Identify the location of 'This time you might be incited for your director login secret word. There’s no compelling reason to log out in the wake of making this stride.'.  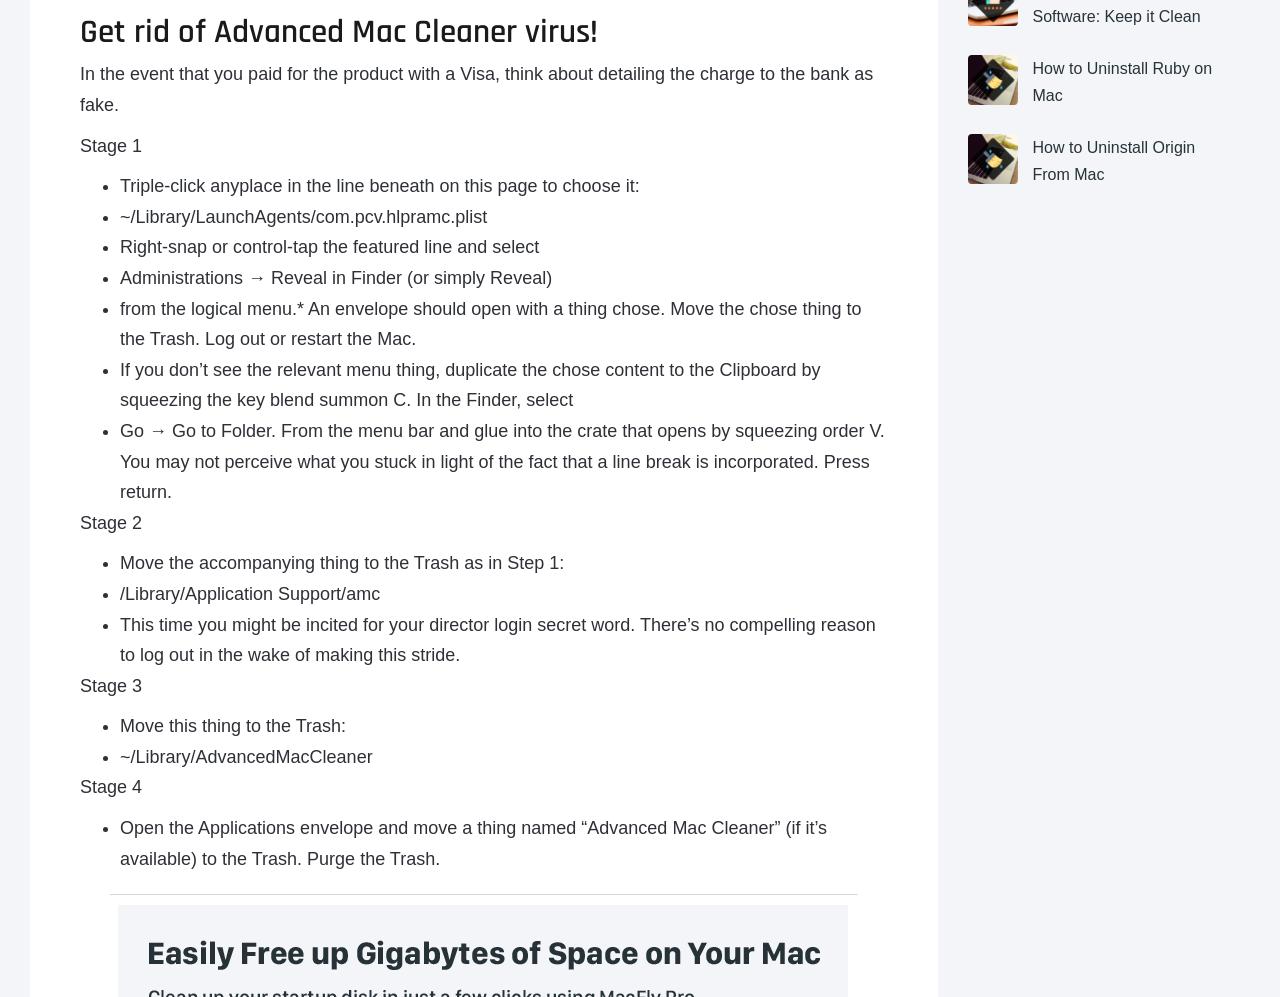
(497, 639).